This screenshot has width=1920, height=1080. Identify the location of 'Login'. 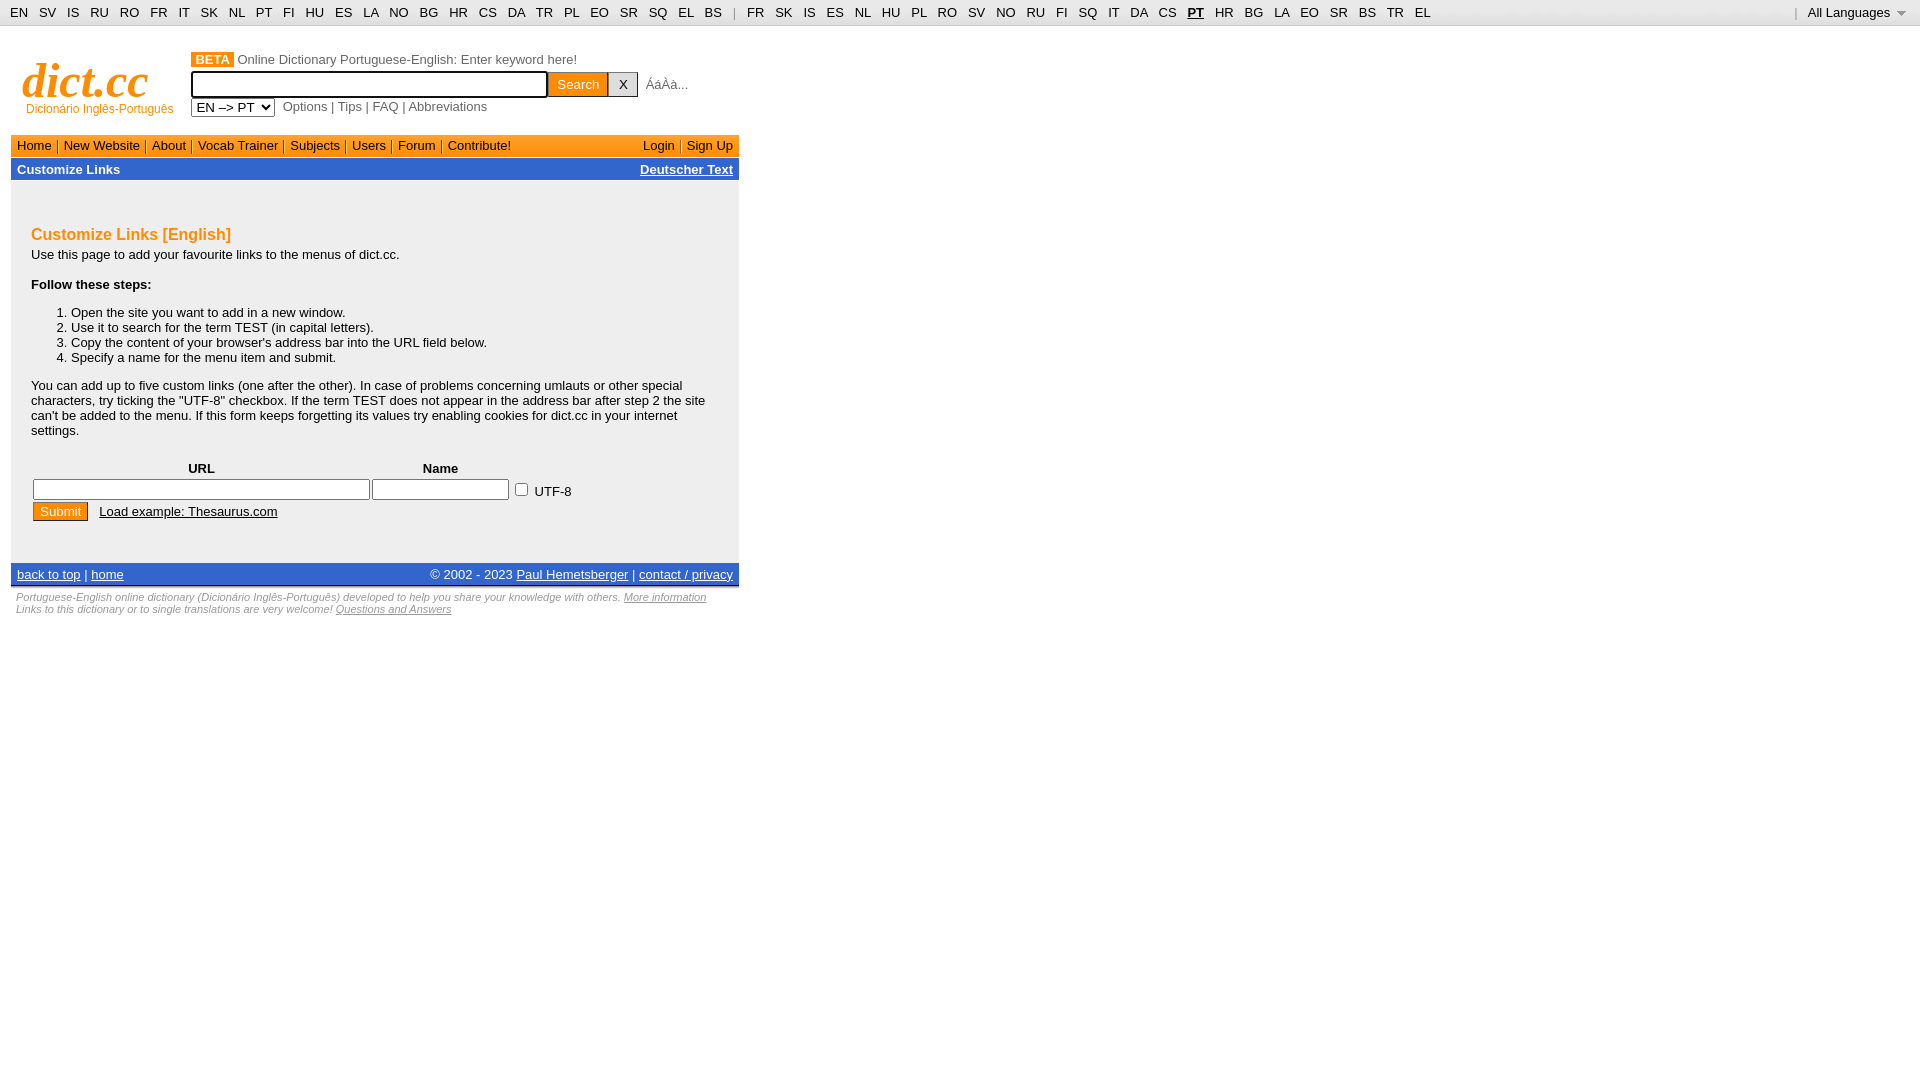
(658, 144).